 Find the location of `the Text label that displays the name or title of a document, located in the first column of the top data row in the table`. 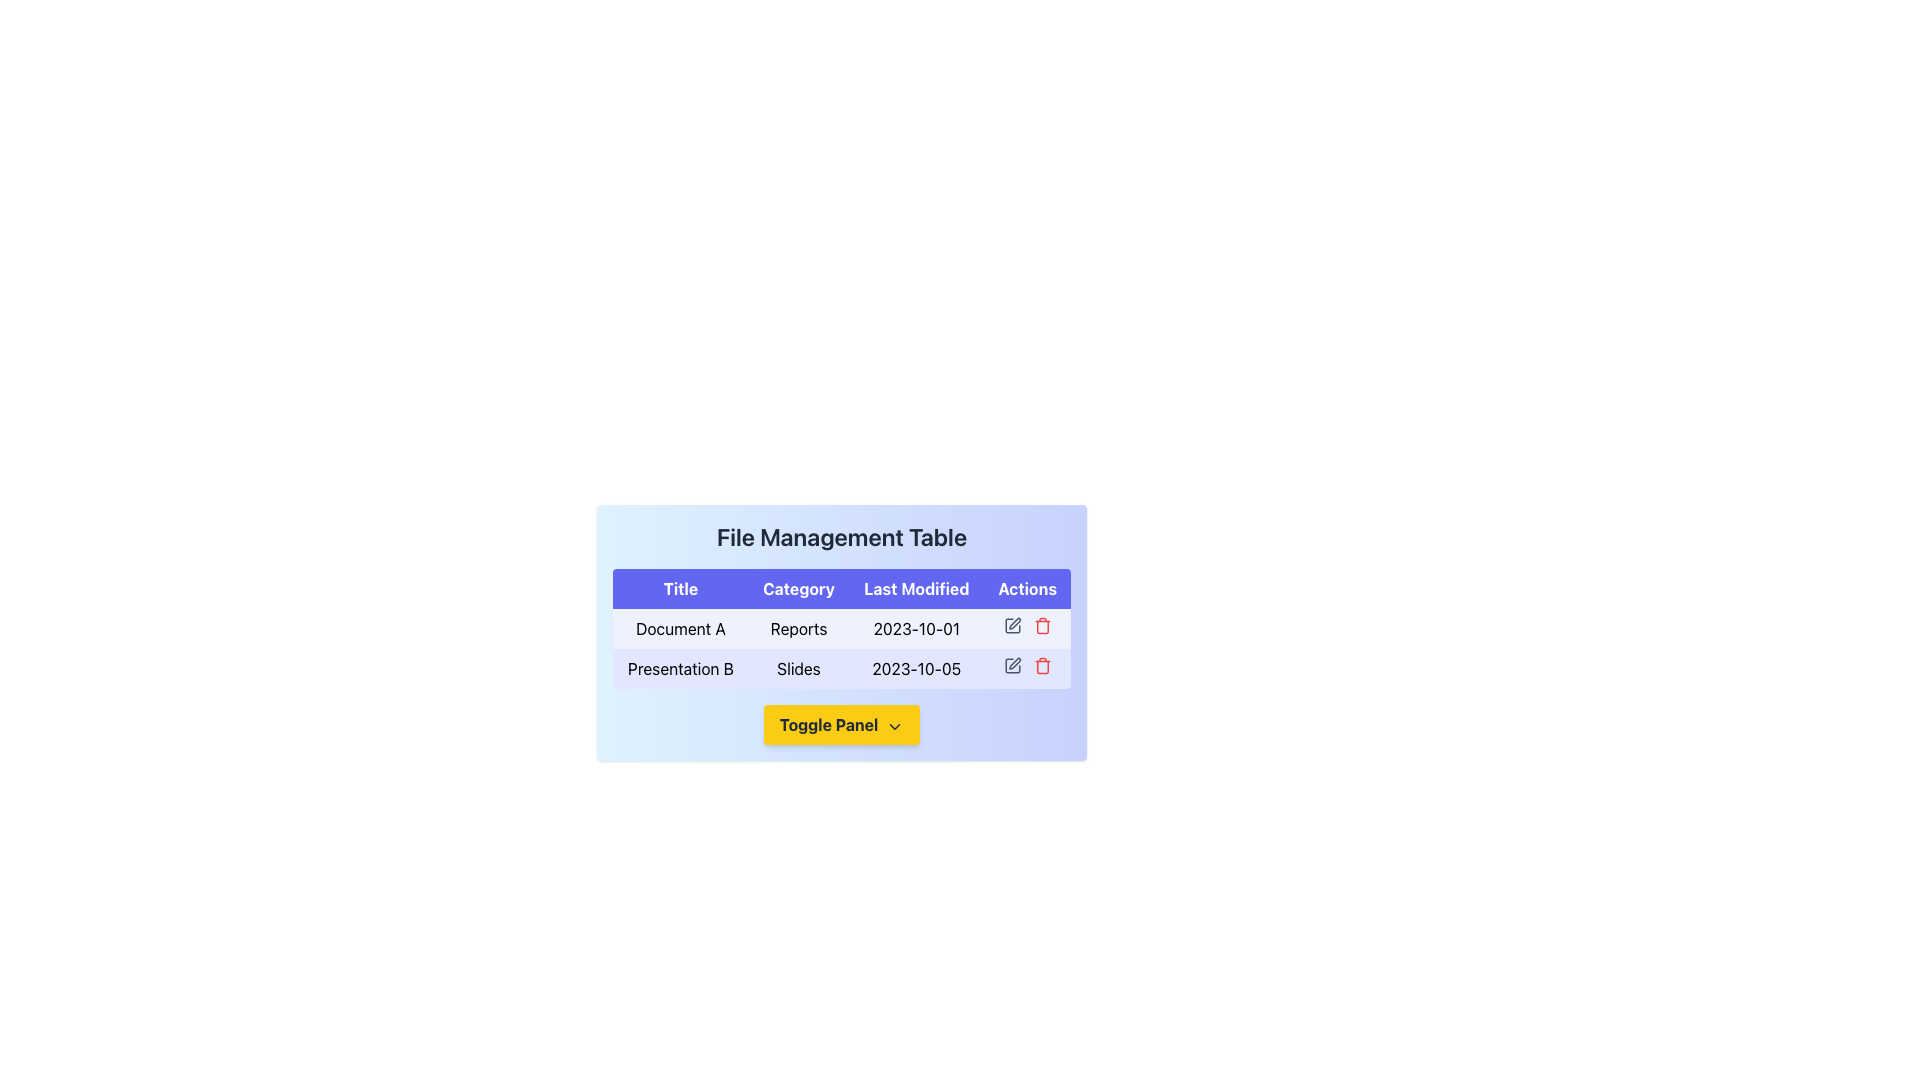

the Text label that displays the name or title of a document, located in the first column of the top data row in the table is located at coordinates (681, 627).